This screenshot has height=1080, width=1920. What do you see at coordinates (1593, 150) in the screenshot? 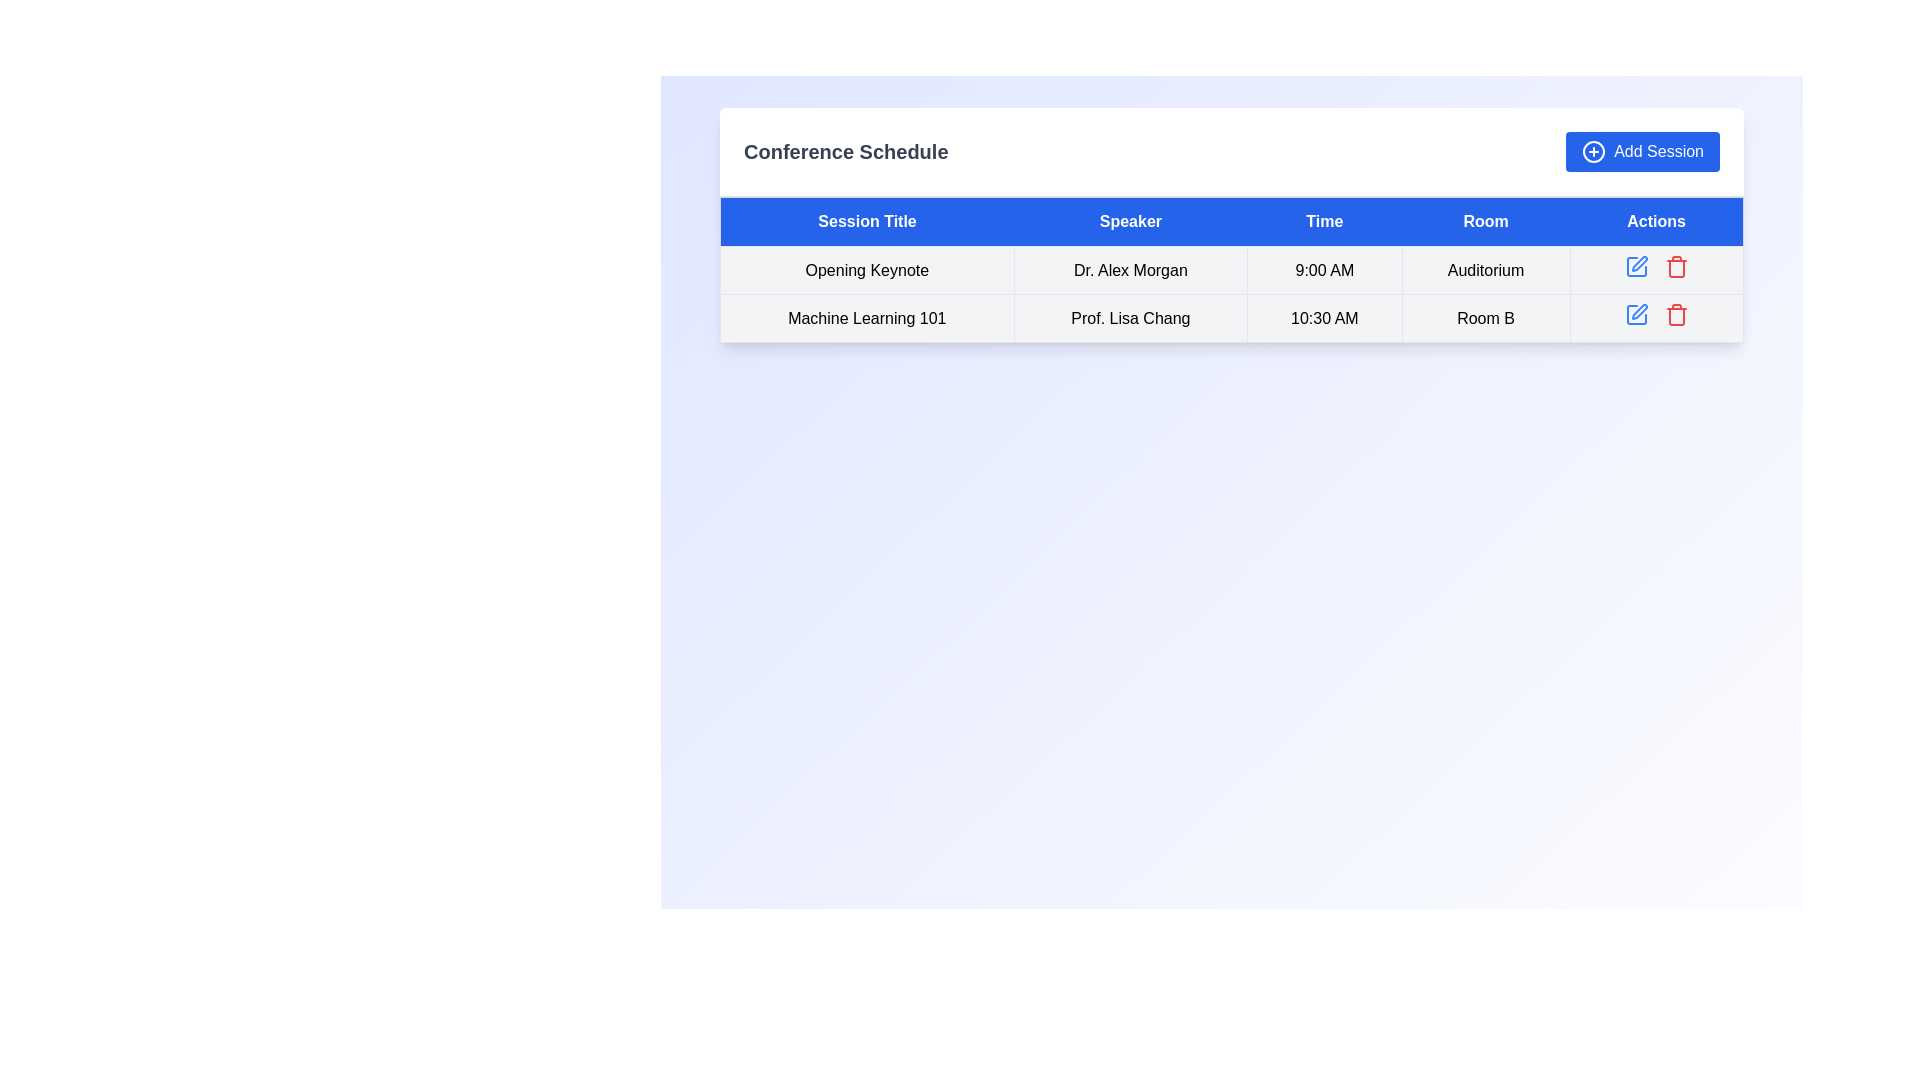
I see `the circle icon representing the 'add' function within the 'Add Session' button, located in the upper-right corner of the interface` at bounding box center [1593, 150].